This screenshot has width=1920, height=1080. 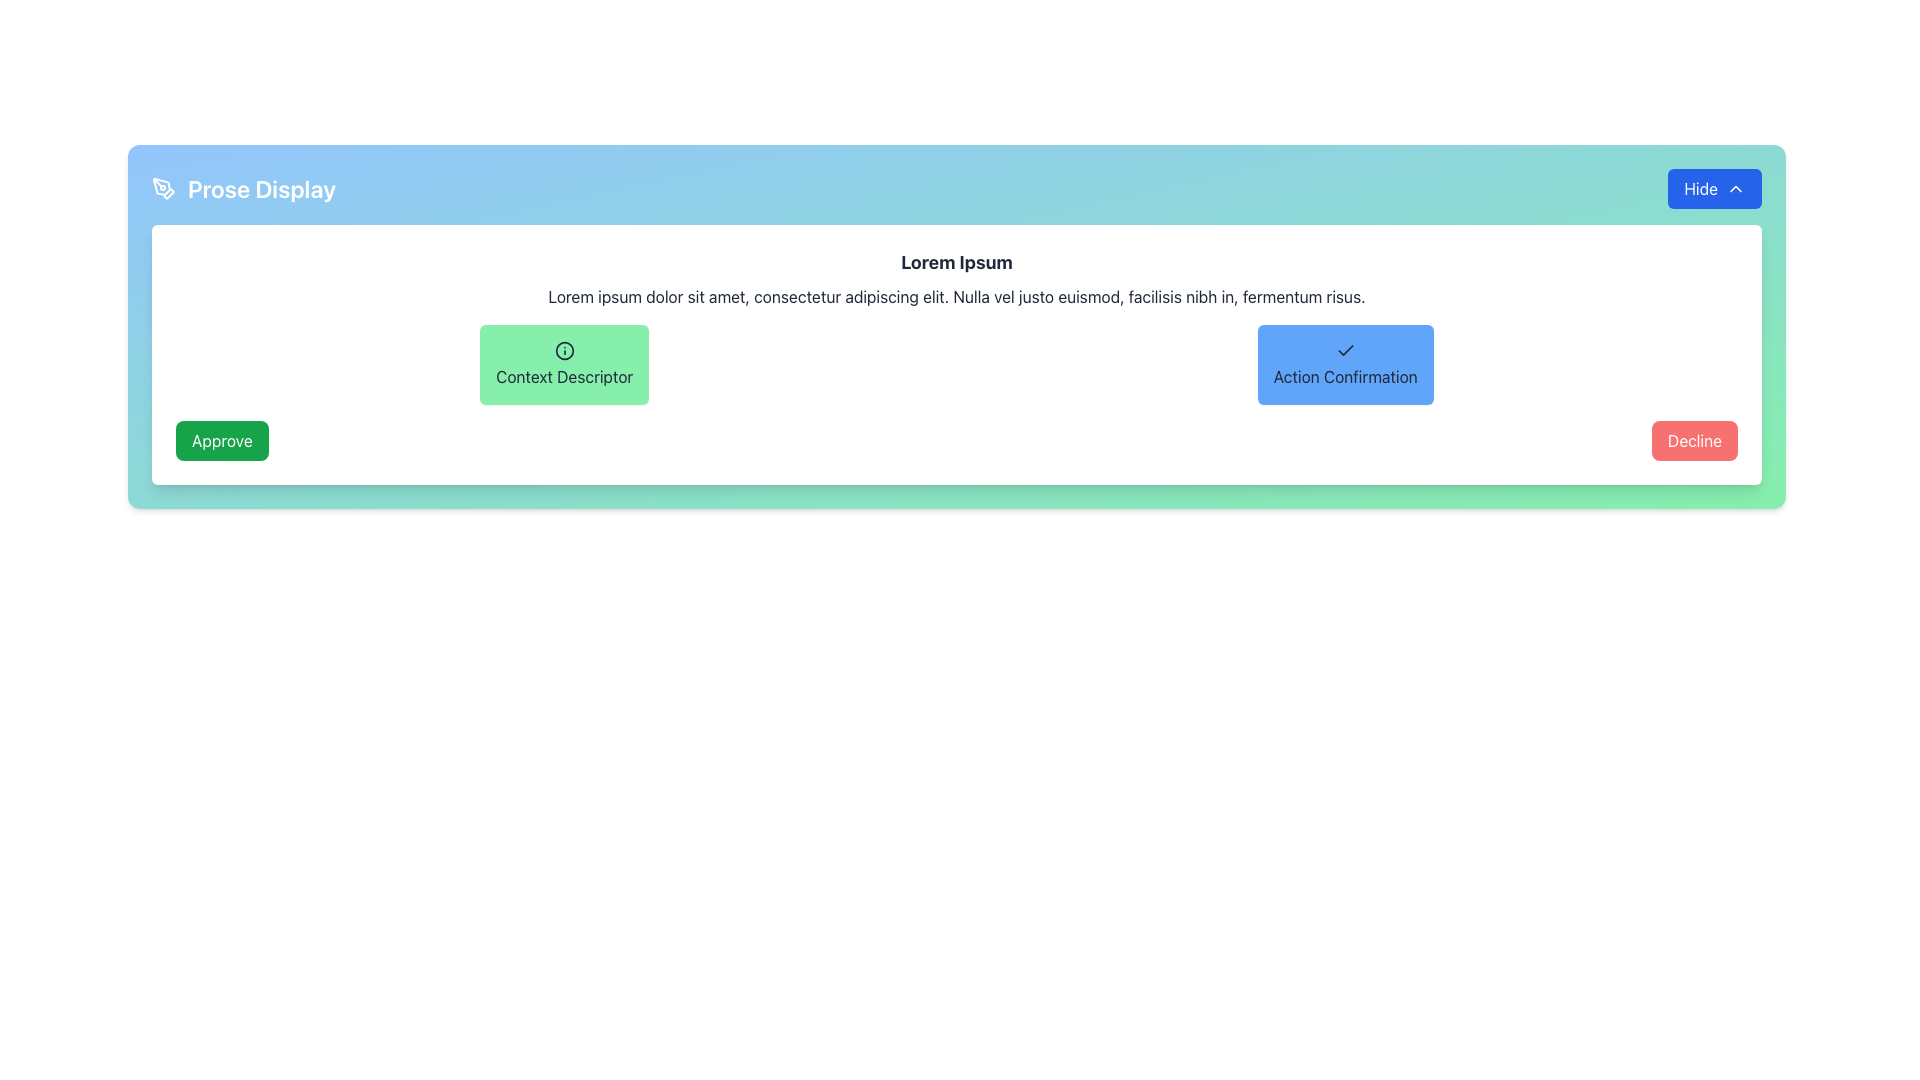 What do you see at coordinates (563, 350) in the screenshot?
I see `the circular icon with an outlined border and an information symbol ('i') inside, located in the 'Context Descriptor' section near the middle of the display interface` at bounding box center [563, 350].